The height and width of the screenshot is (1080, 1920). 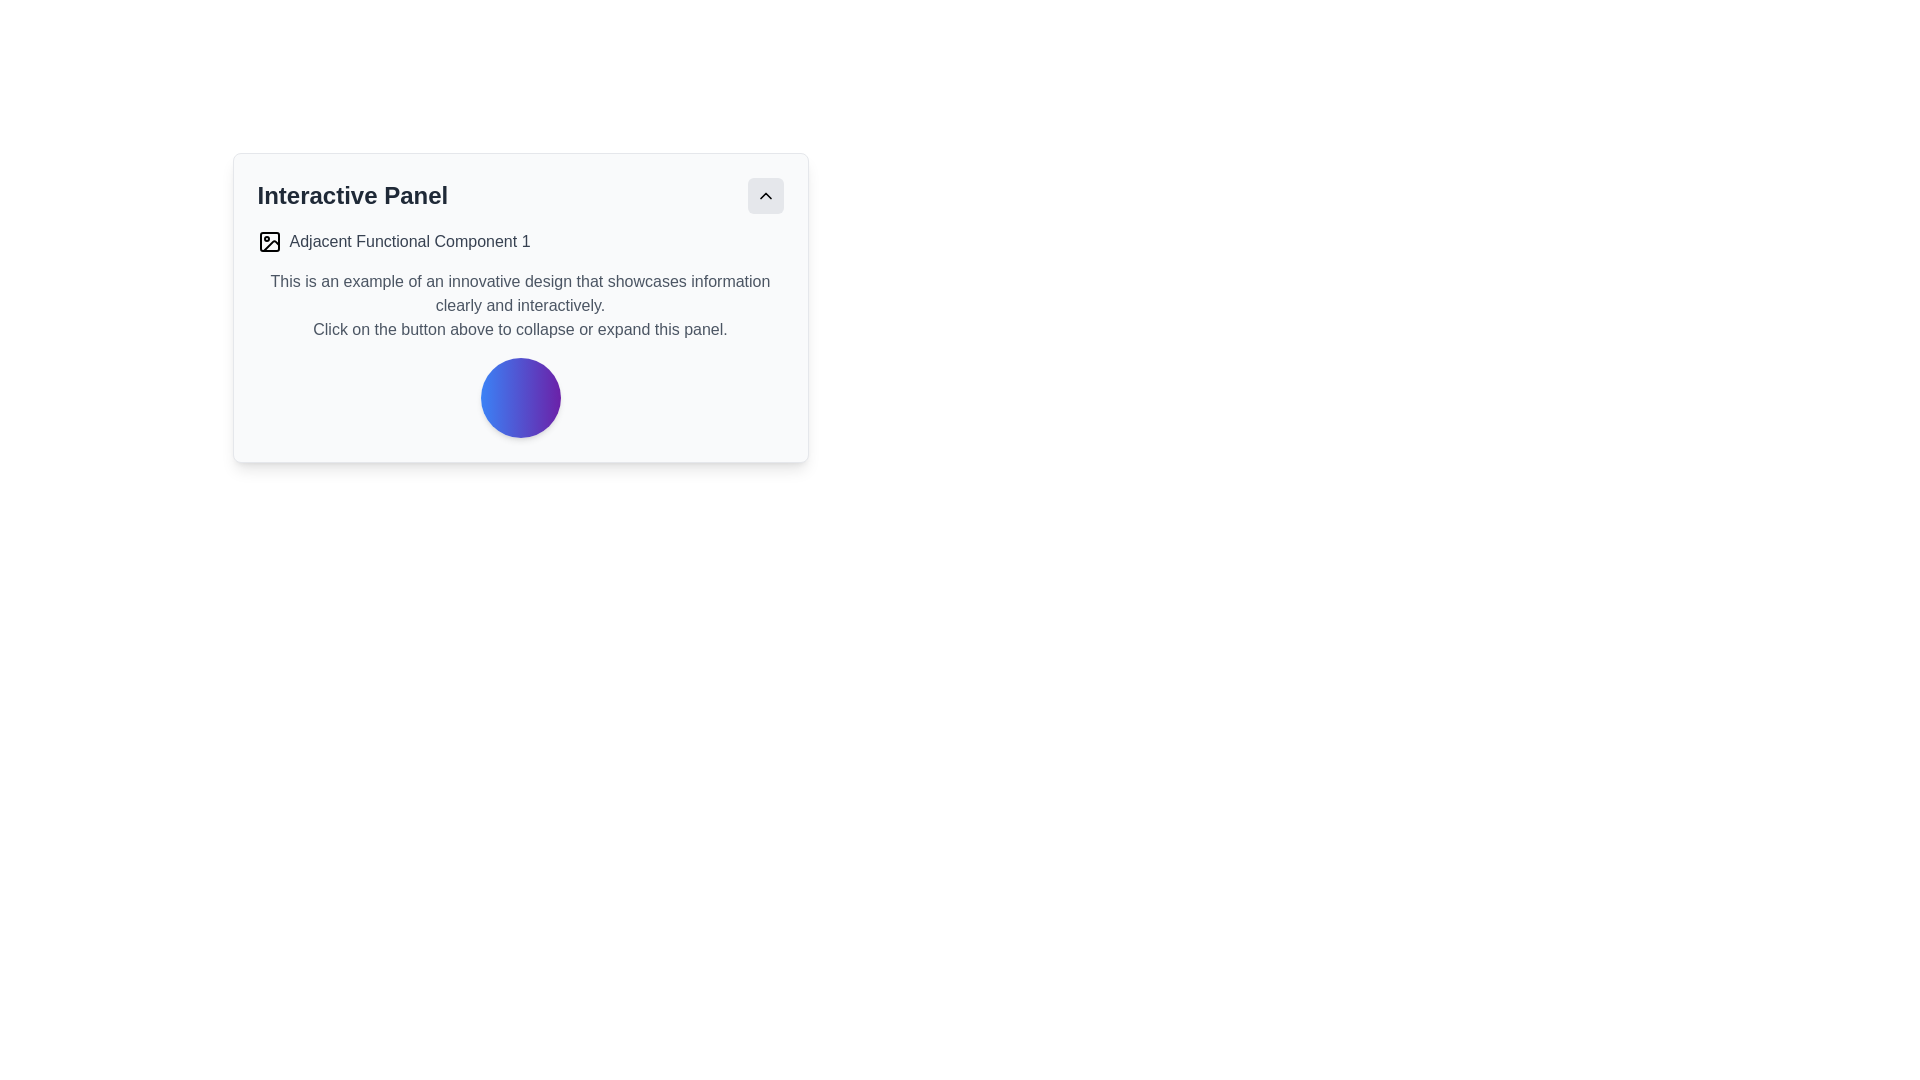 I want to click on the small, square-shaped button with rounded corners and a black upward-pointing chevron icon, located in the top-right corner of the 'Interactive Panel', so click(x=764, y=196).